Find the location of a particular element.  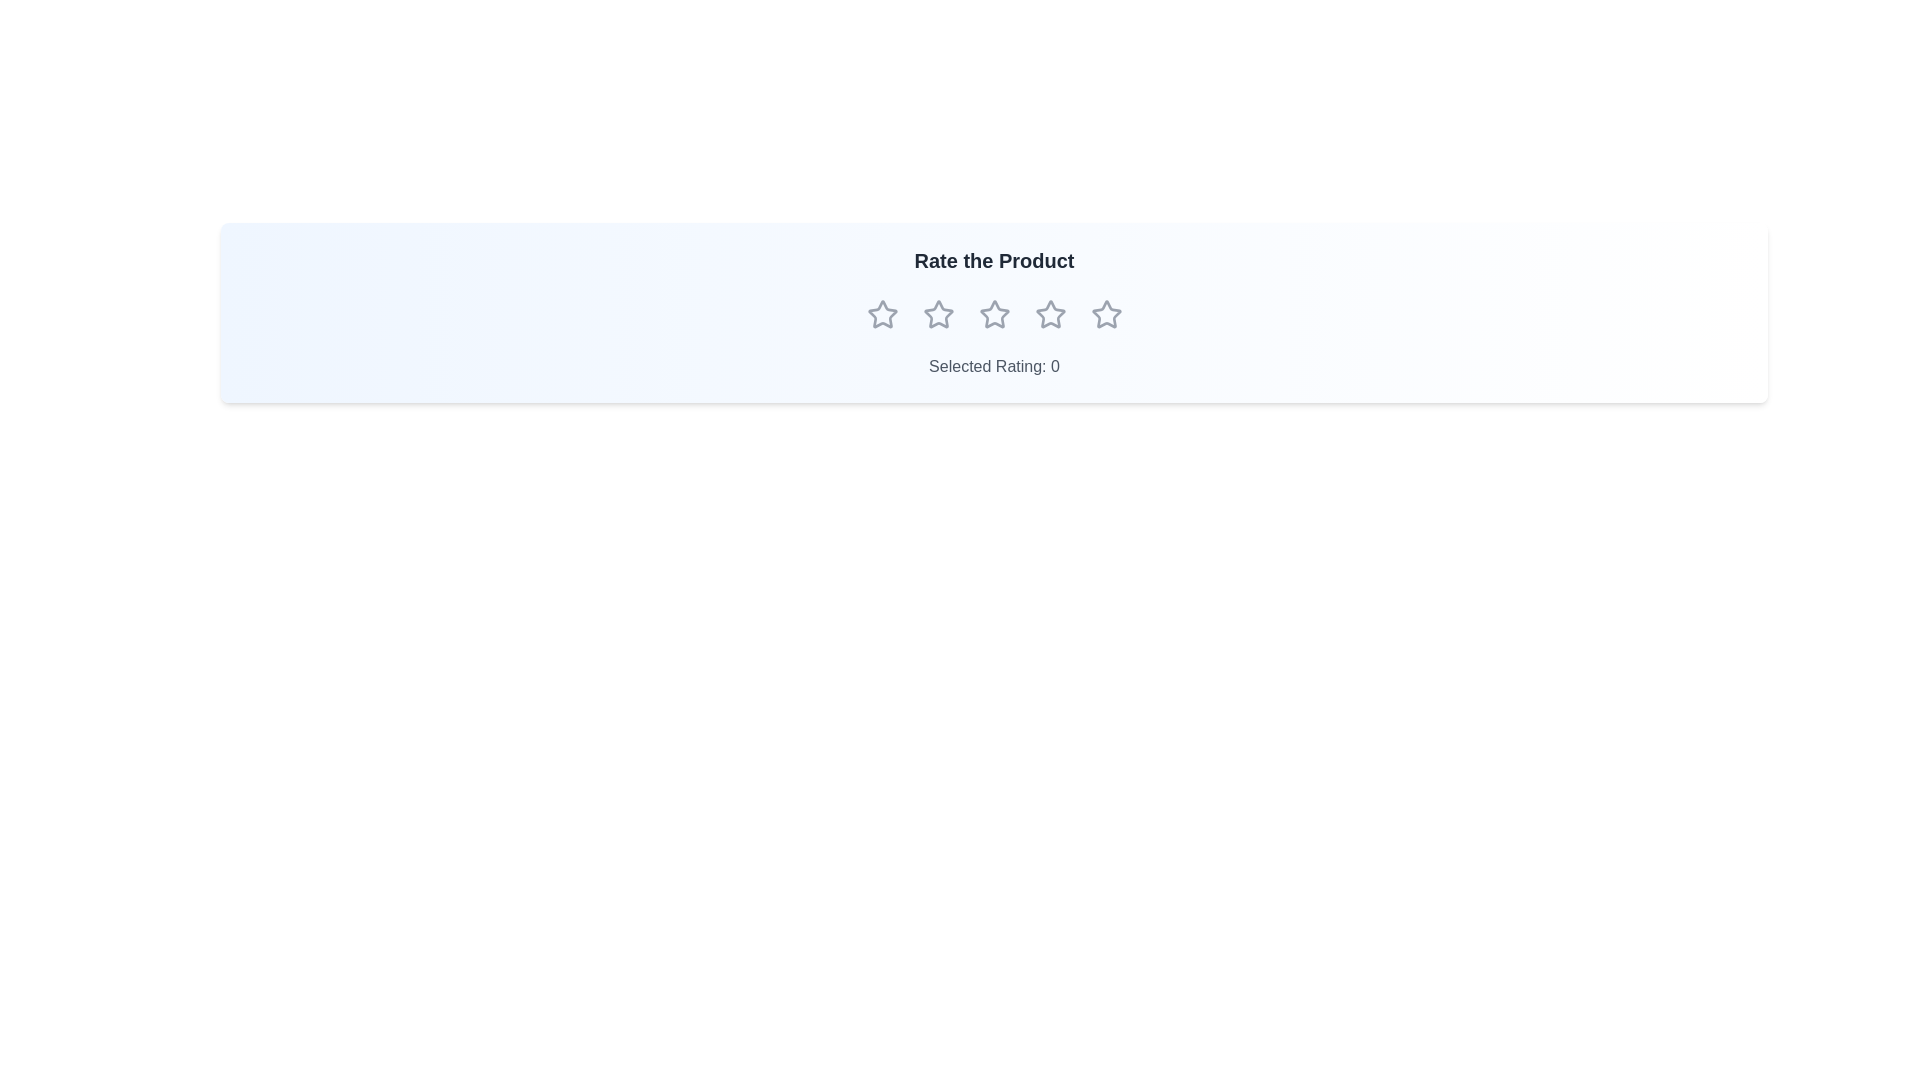

the first interactive rating star icon is located at coordinates (881, 313).